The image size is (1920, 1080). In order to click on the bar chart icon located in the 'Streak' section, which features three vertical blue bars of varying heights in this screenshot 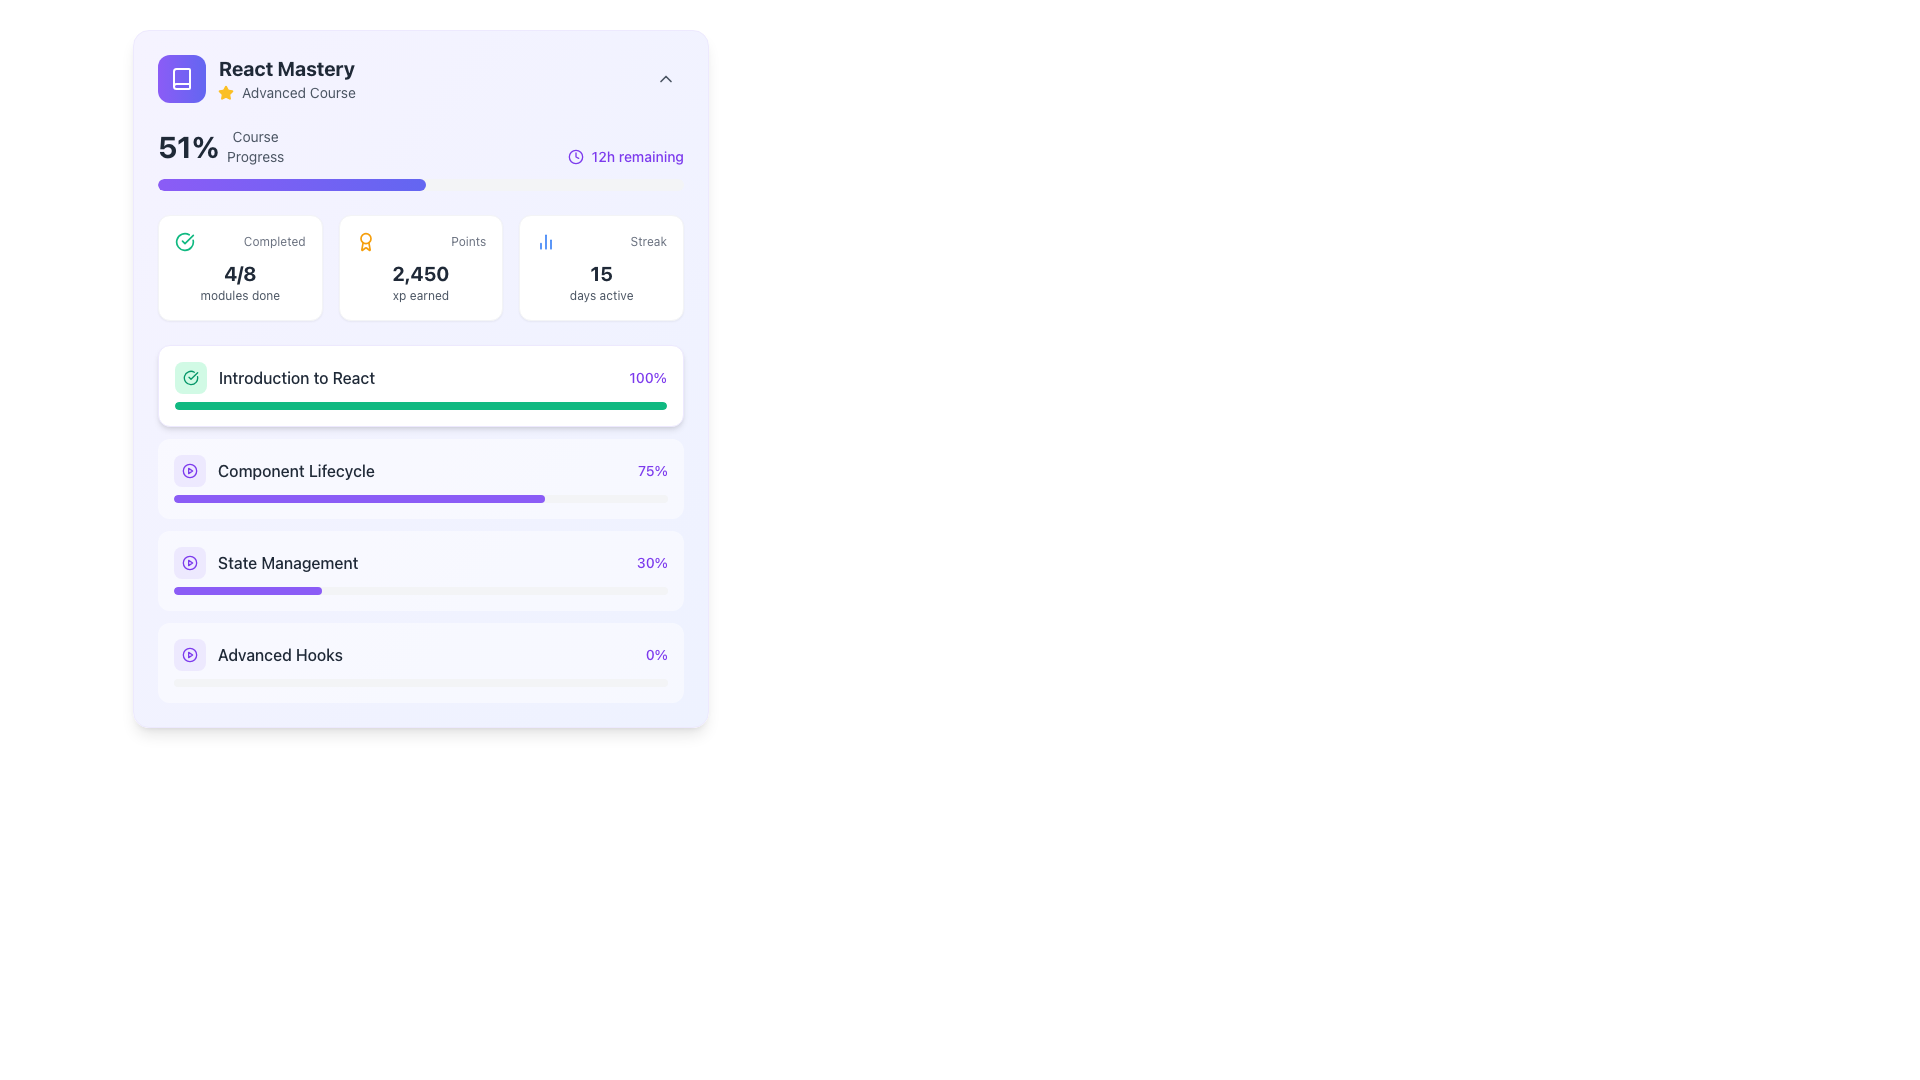, I will do `click(546, 241)`.